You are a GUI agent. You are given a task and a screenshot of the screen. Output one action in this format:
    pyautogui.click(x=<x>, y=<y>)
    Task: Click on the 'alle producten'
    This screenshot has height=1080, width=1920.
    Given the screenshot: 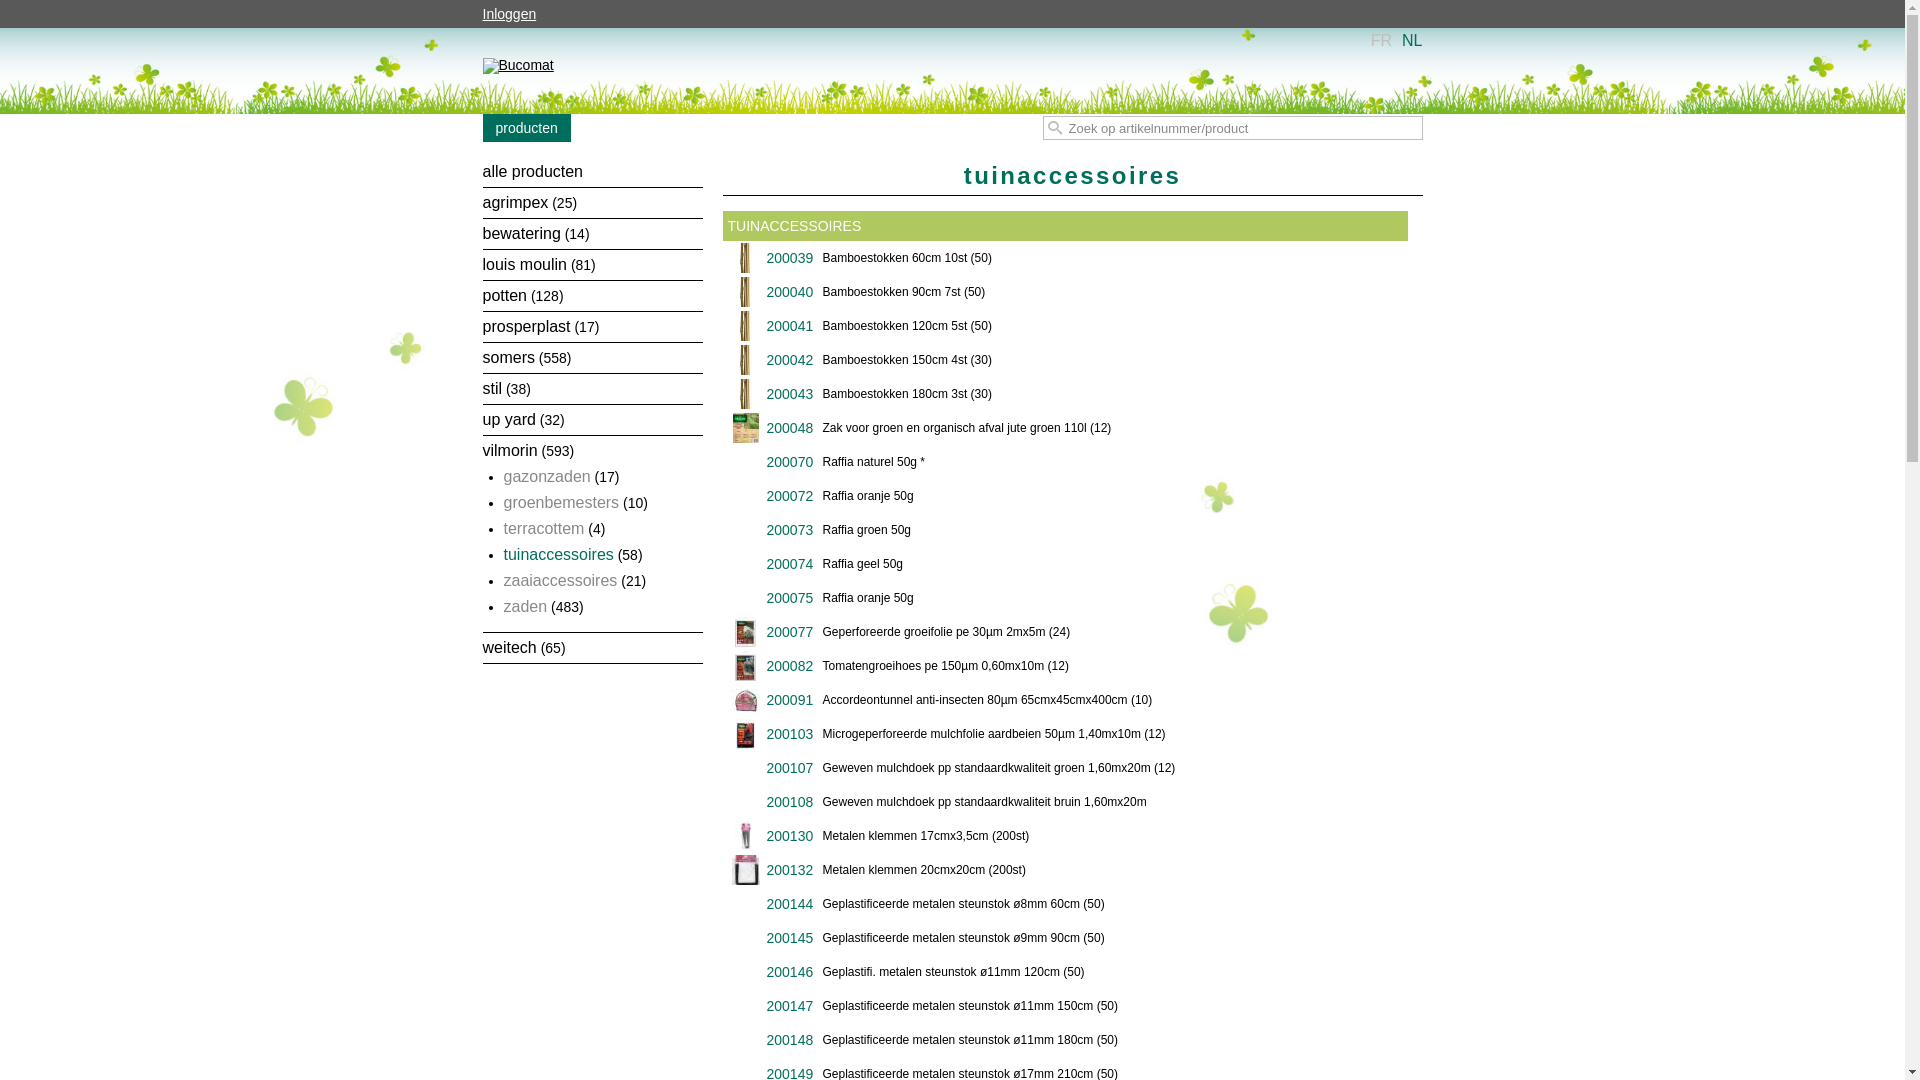 What is the action you would take?
    pyautogui.click(x=532, y=170)
    